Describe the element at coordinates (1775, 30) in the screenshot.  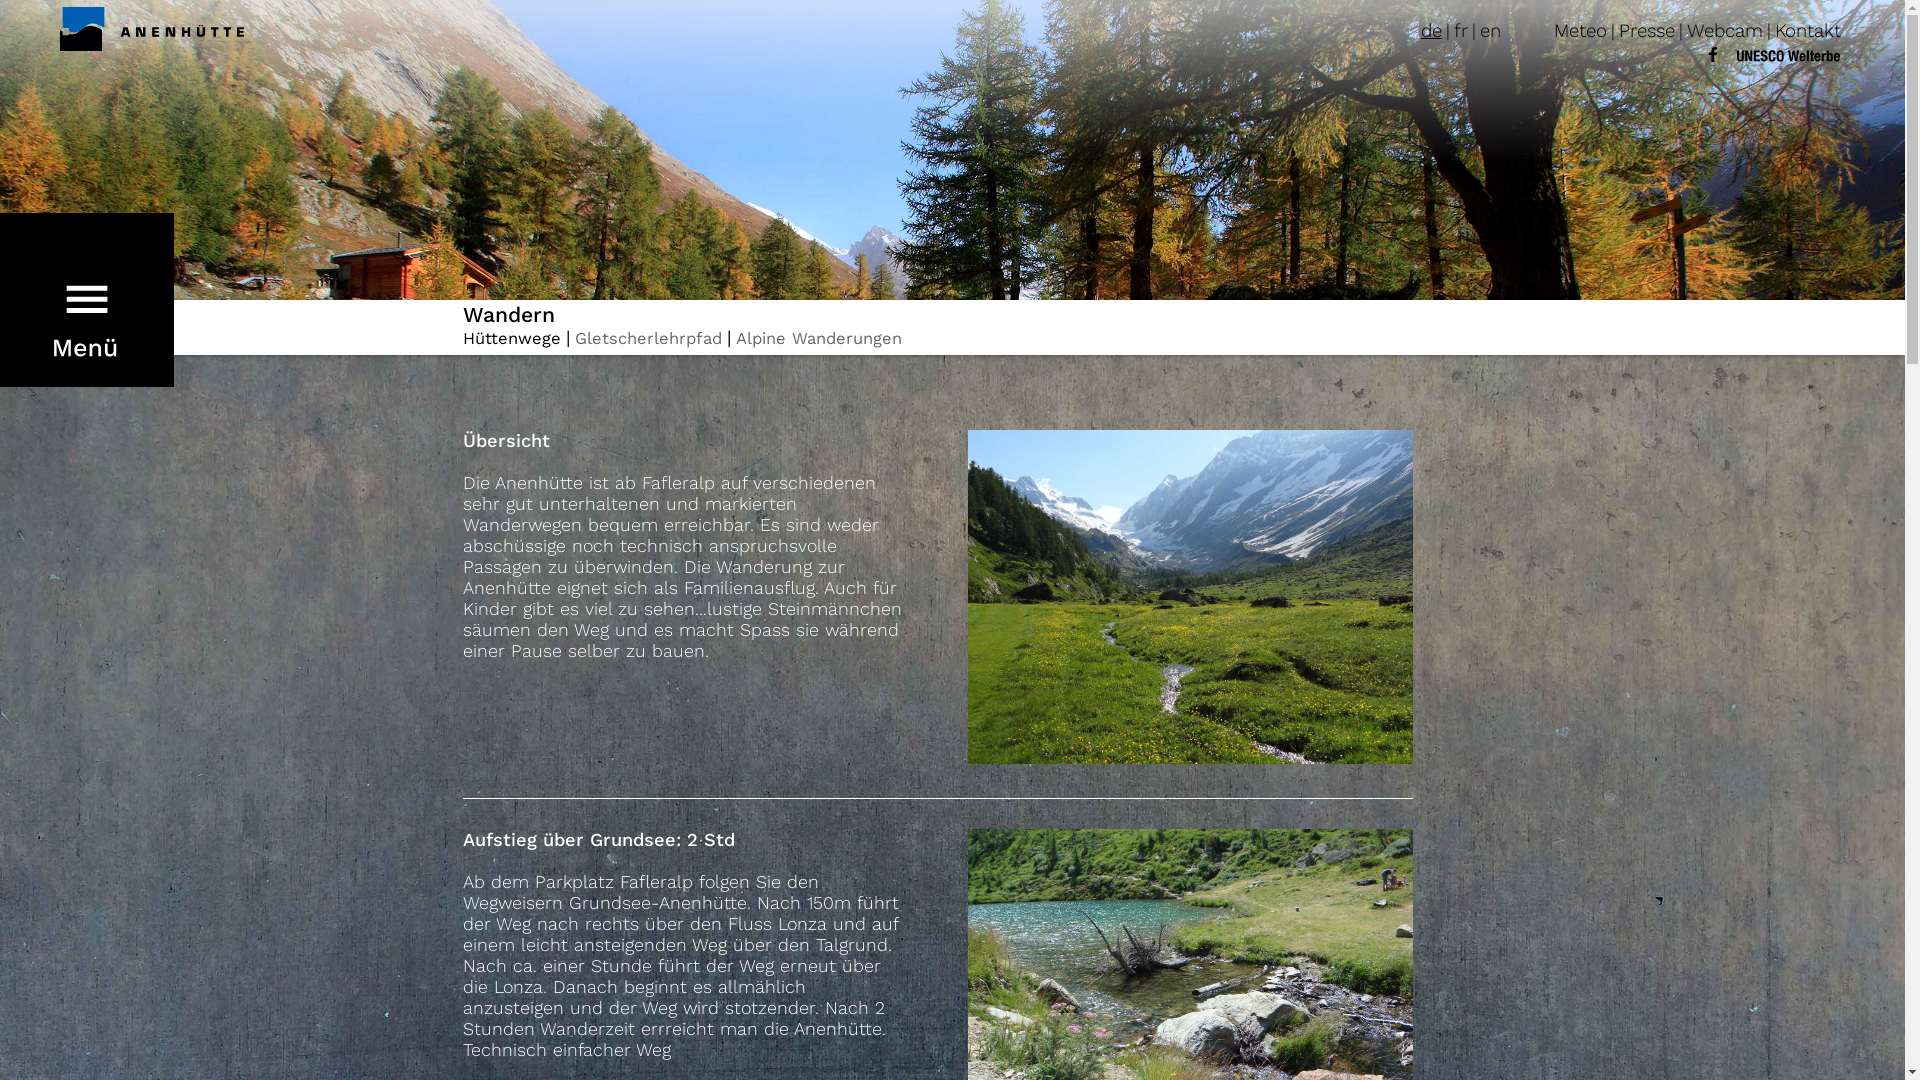
I see `'Kontakt'` at that location.